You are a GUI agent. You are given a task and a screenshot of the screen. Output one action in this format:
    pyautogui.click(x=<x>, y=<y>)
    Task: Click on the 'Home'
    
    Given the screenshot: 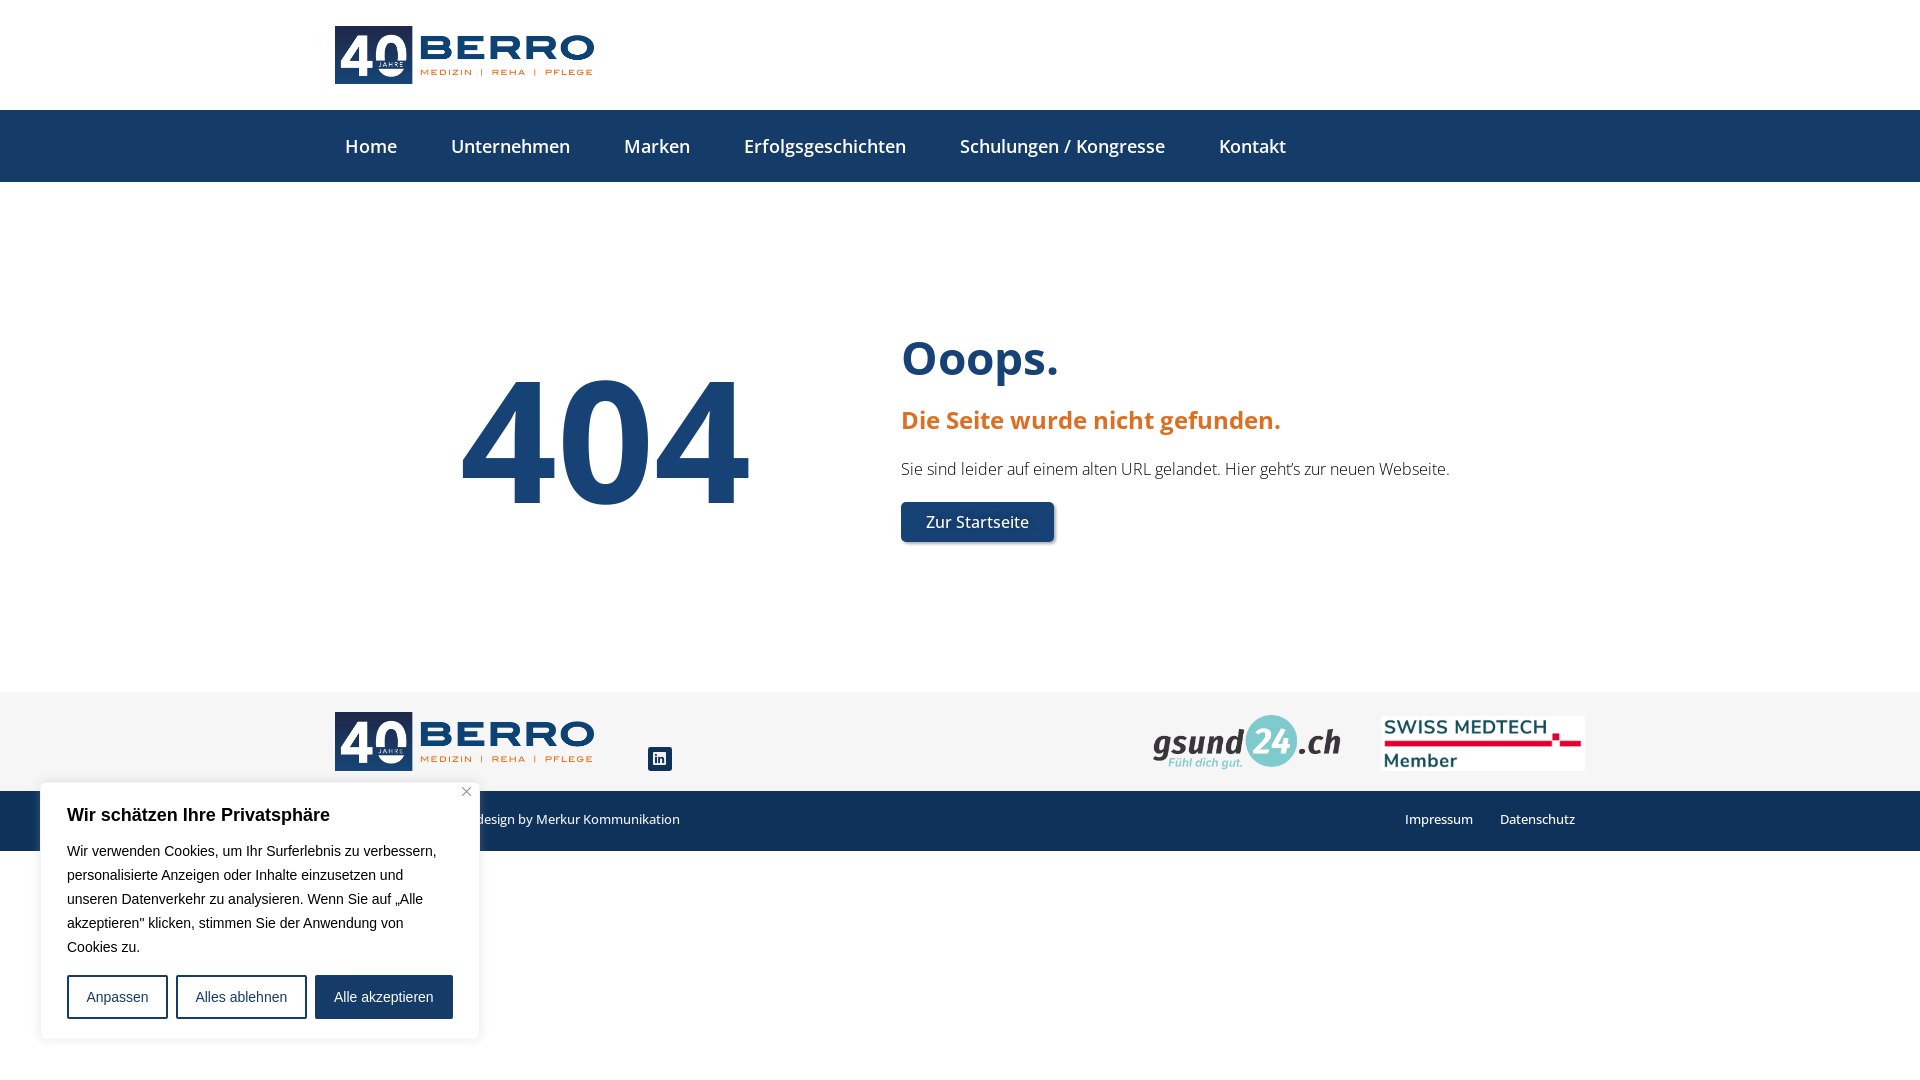 What is the action you would take?
    pyautogui.click(x=370, y=145)
    